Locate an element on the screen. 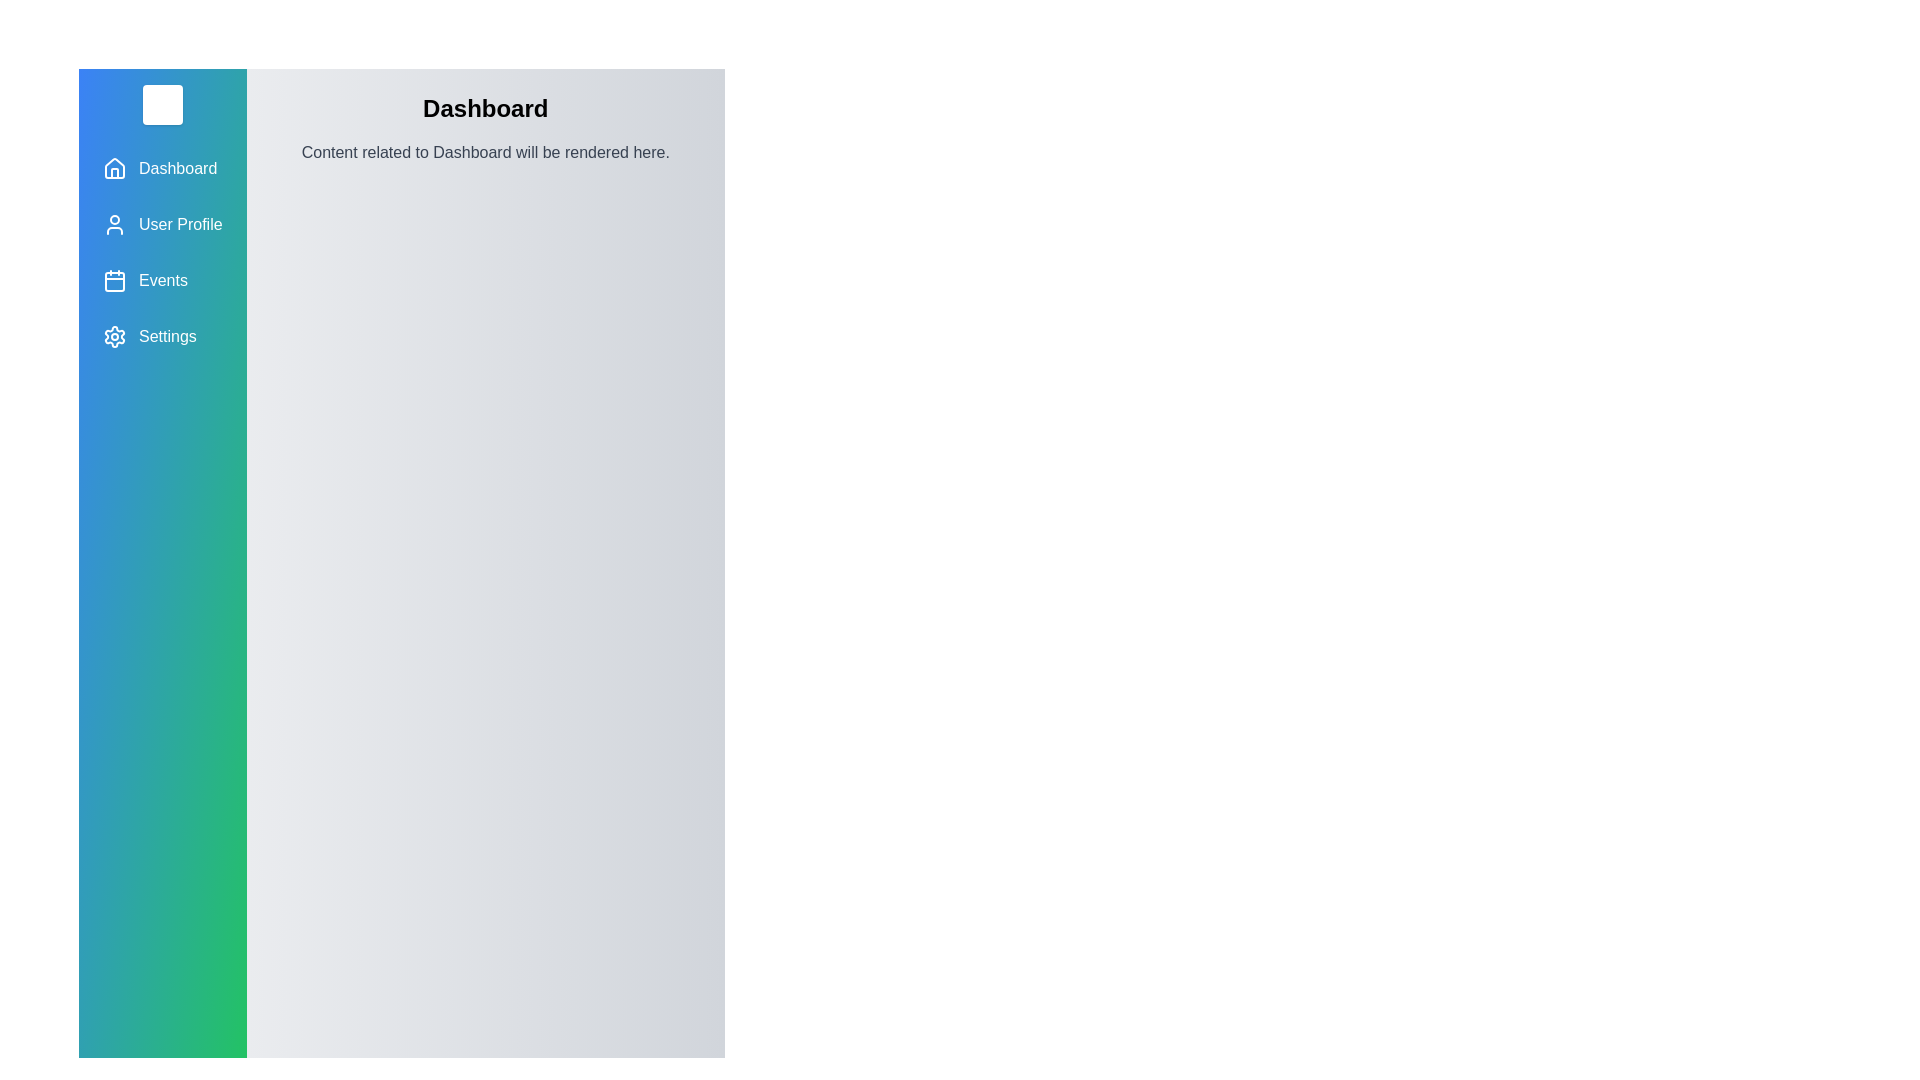  the menu button to toggle the drawer expansion state is located at coordinates (162, 104).